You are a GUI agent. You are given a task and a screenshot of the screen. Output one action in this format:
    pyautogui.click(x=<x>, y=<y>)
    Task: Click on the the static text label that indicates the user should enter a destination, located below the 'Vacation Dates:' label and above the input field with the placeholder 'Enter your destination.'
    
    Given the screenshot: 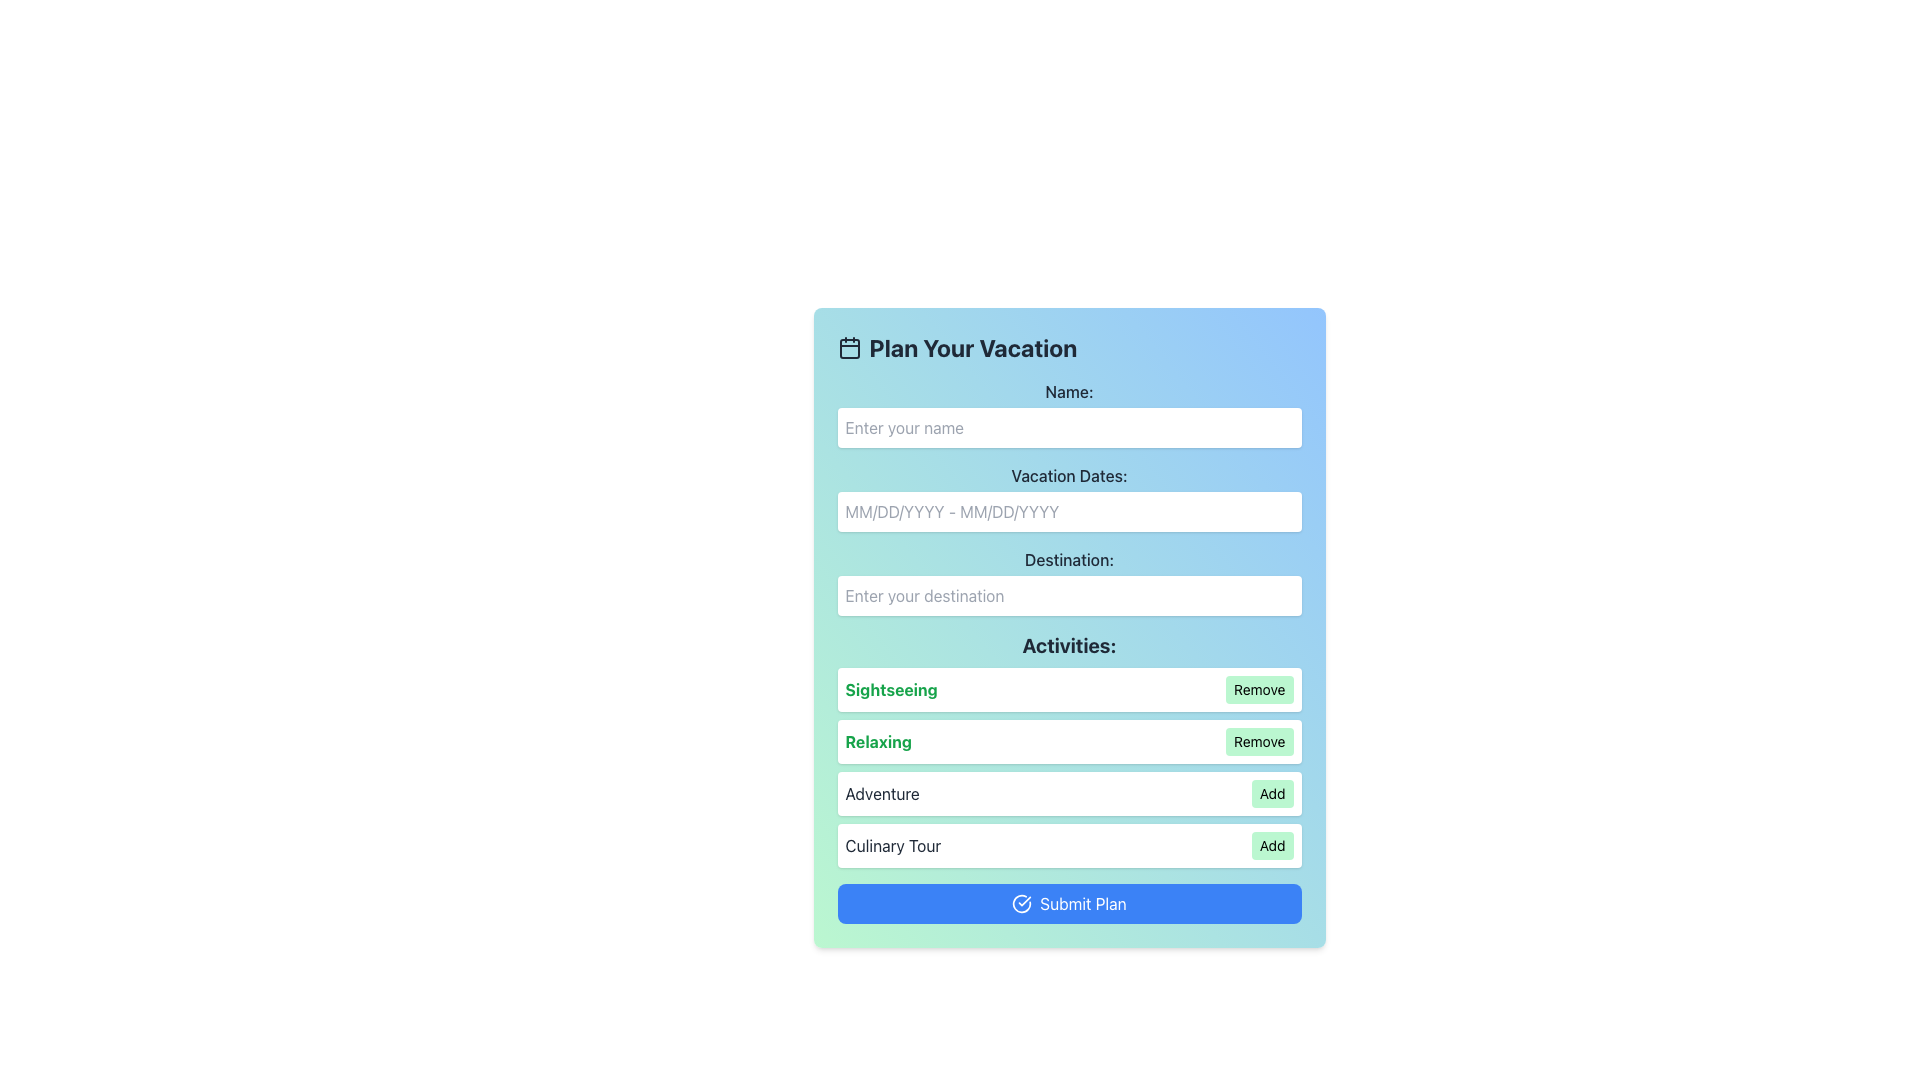 What is the action you would take?
    pyautogui.click(x=1068, y=559)
    